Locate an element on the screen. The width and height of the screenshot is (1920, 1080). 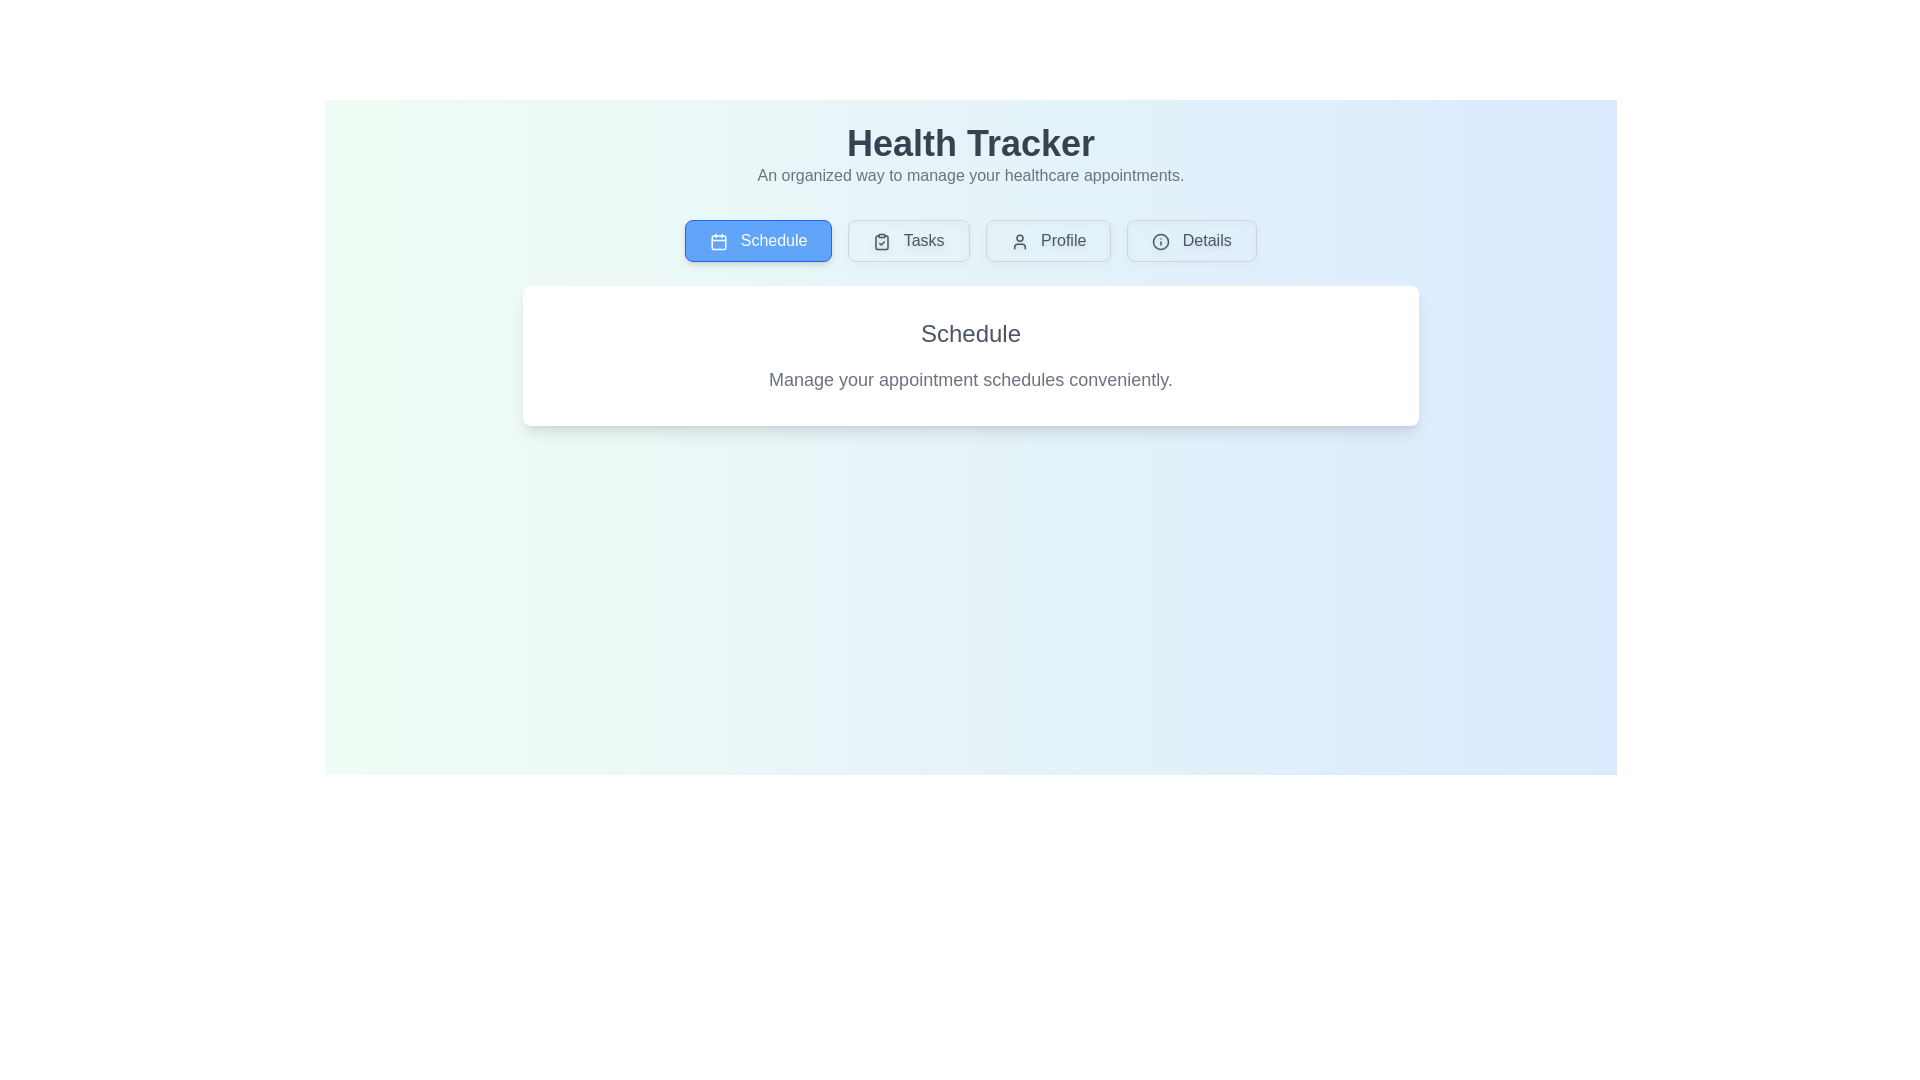
the tab button labeled Details is located at coordinates (1191, 239).